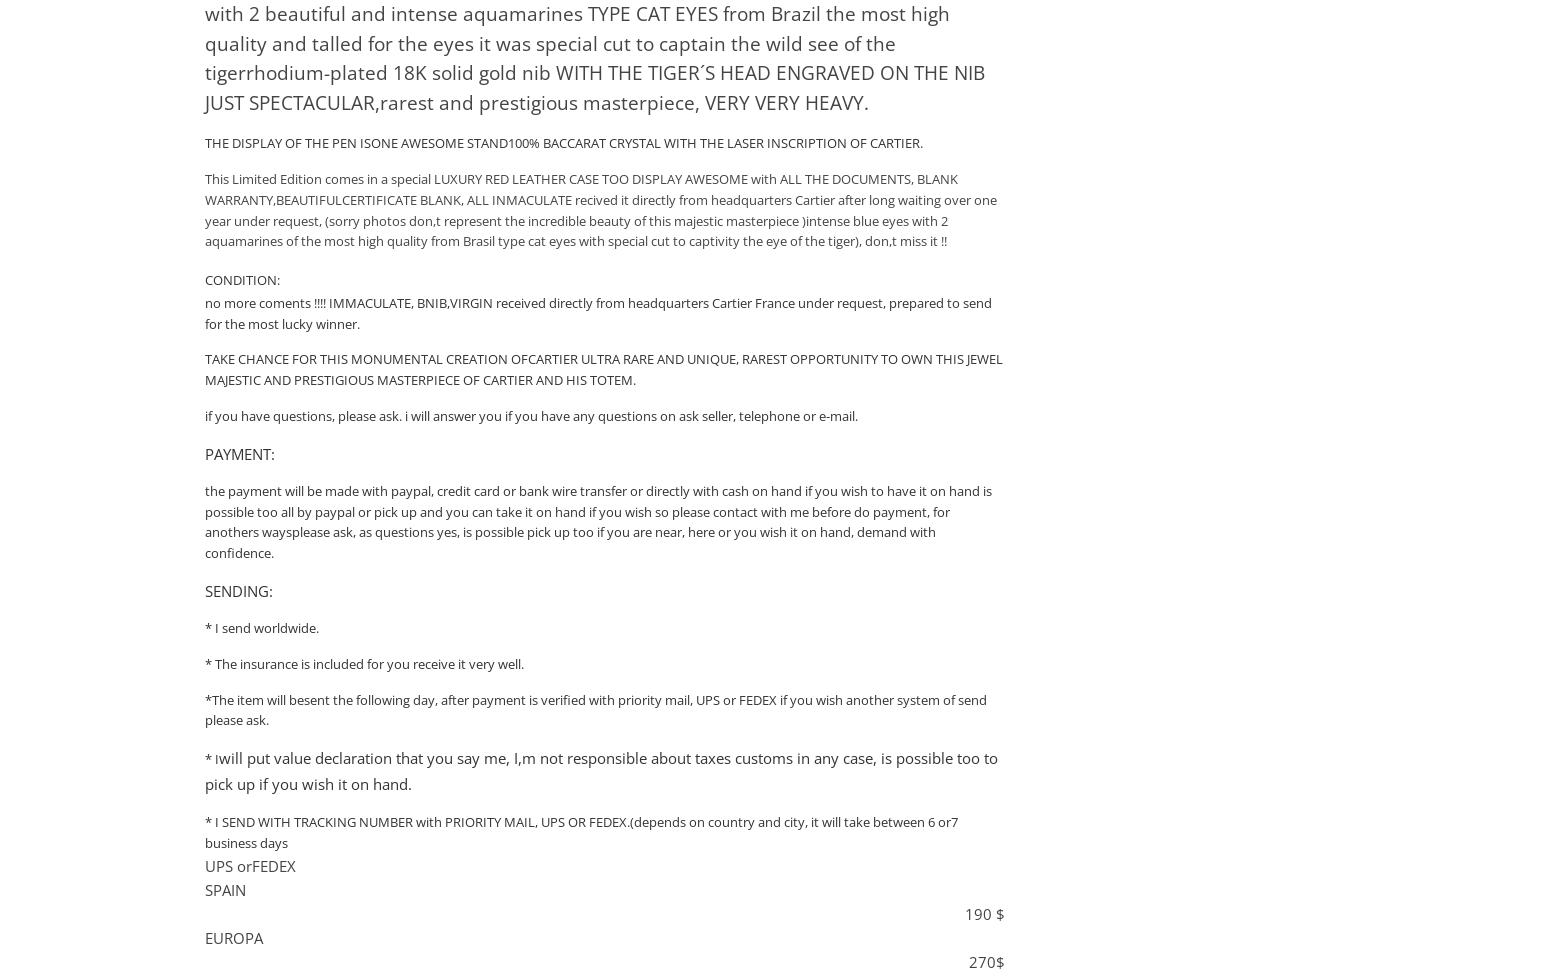 This screenshot has height=980, width=1550. Describe the element at coordinates (604, 369) in the screenshot. I see `'TAKE CHANCE FOR THIS MONUMENTAL CREATION OFCARTIER ULTRA RARE AND UNIQUE, RAREST OPPORTUNITY TO OWN THIS JEWEL MAJESTIC AND PRESTIGIOUS MASTERPIECE OF CARTIER AND HIS TOTEM.'` at that location.